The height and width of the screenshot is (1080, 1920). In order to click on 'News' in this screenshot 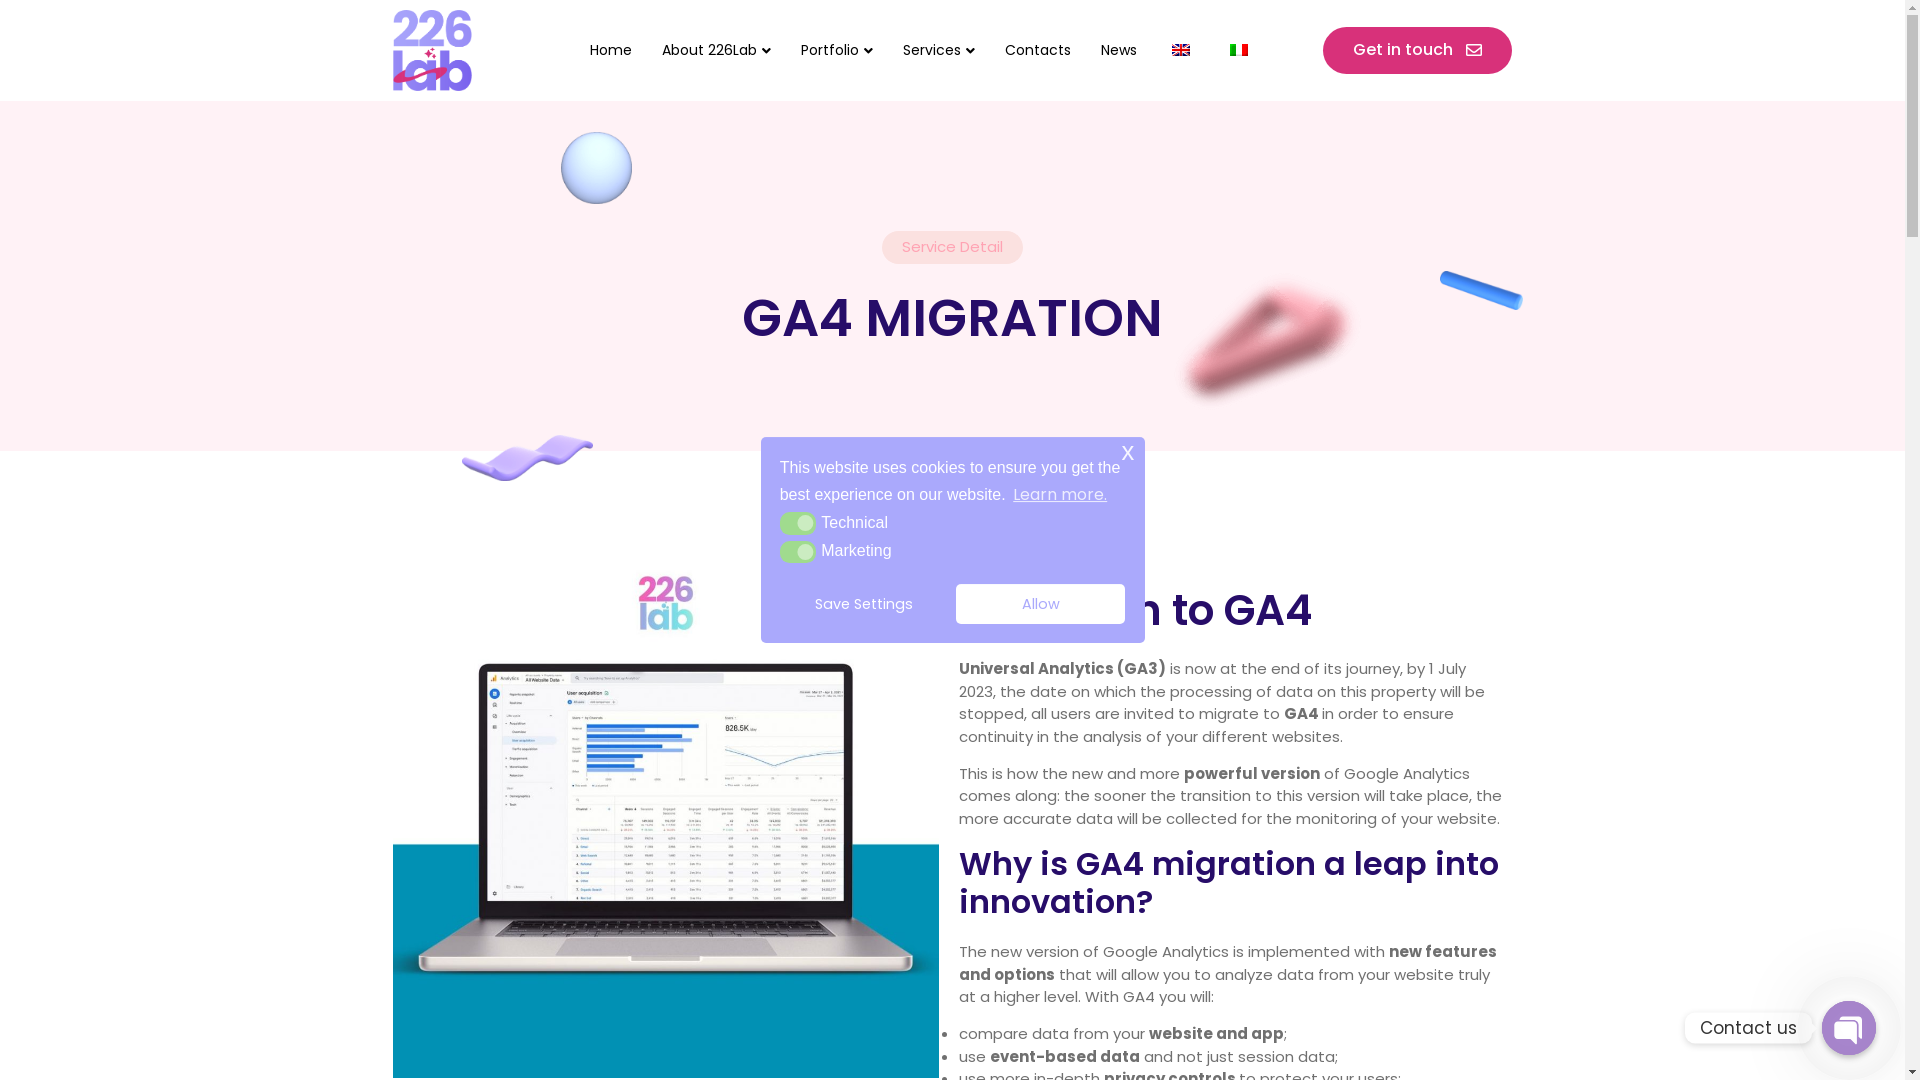, I will do `click(1084, 49)`.